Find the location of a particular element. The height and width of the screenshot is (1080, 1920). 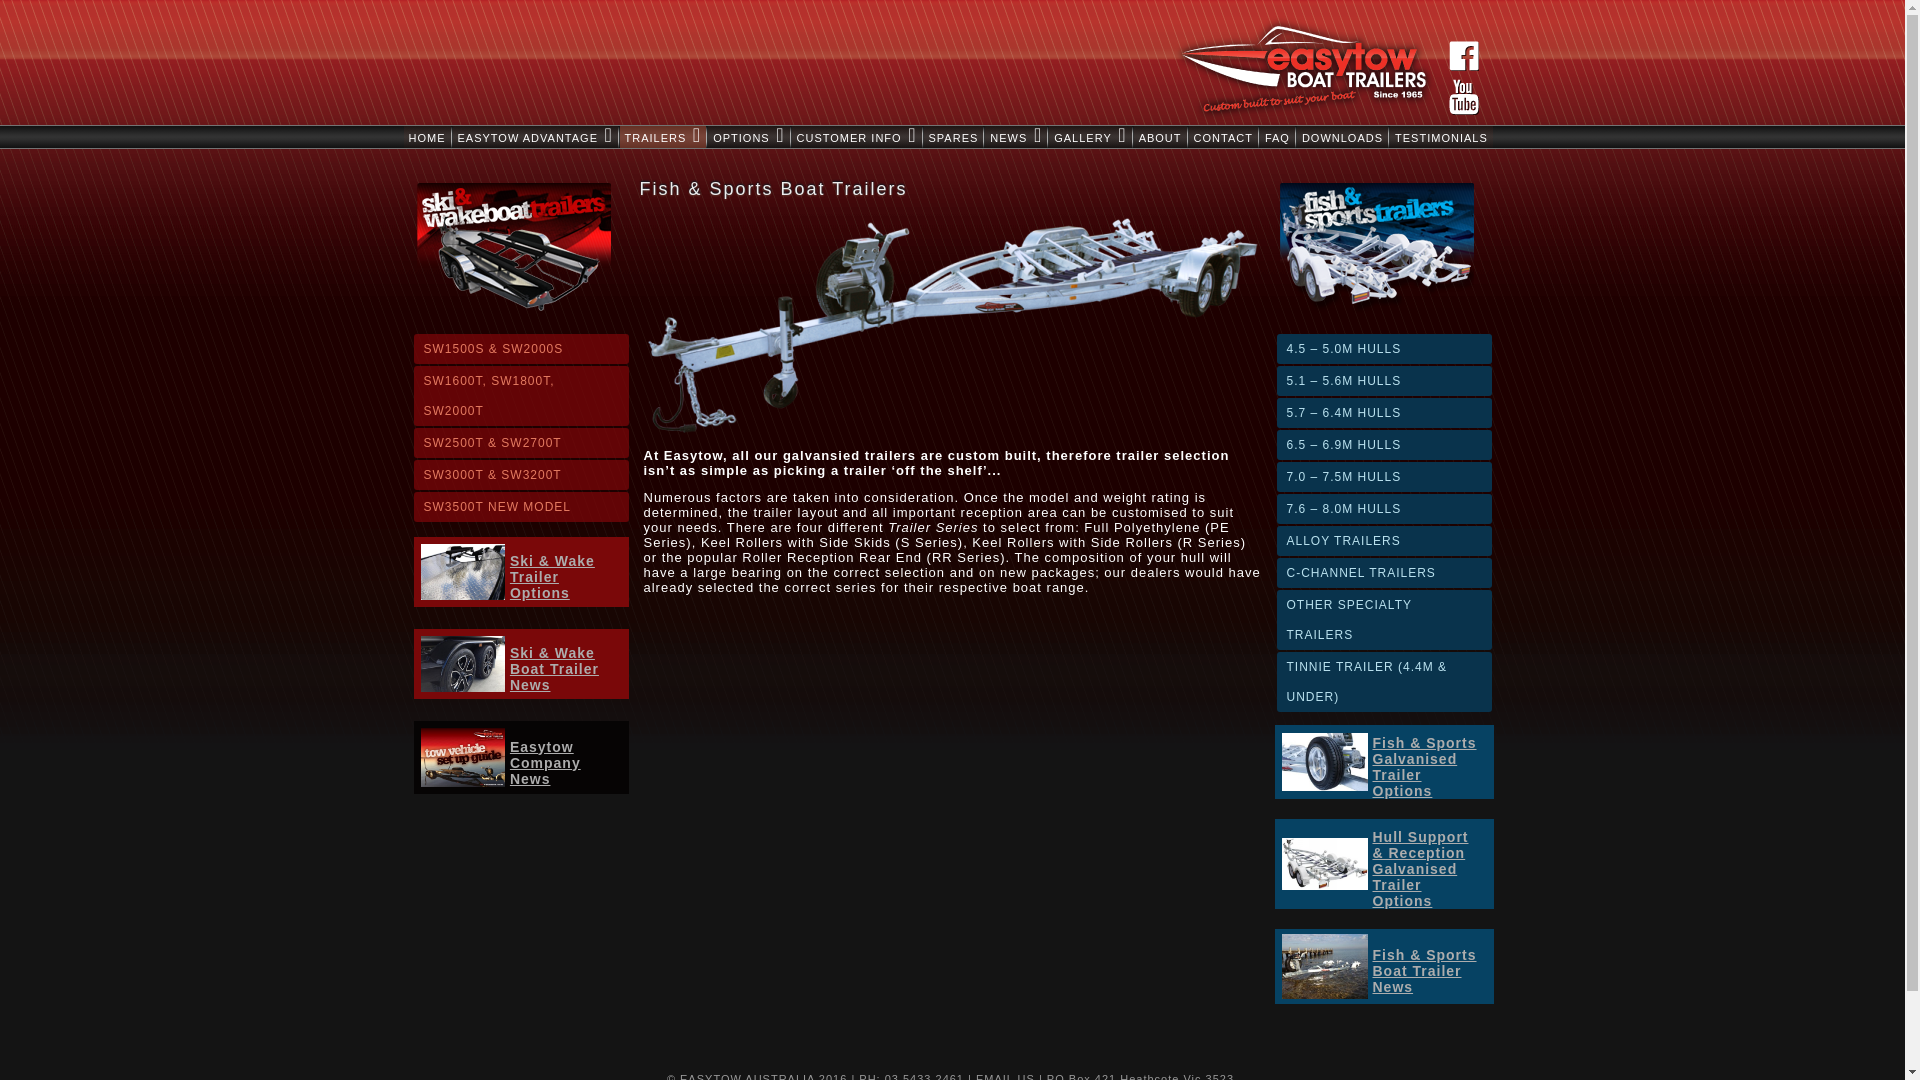

'Hull Support & Reception Galvanised Trailer Options' is located at coordinates (1371, 867).